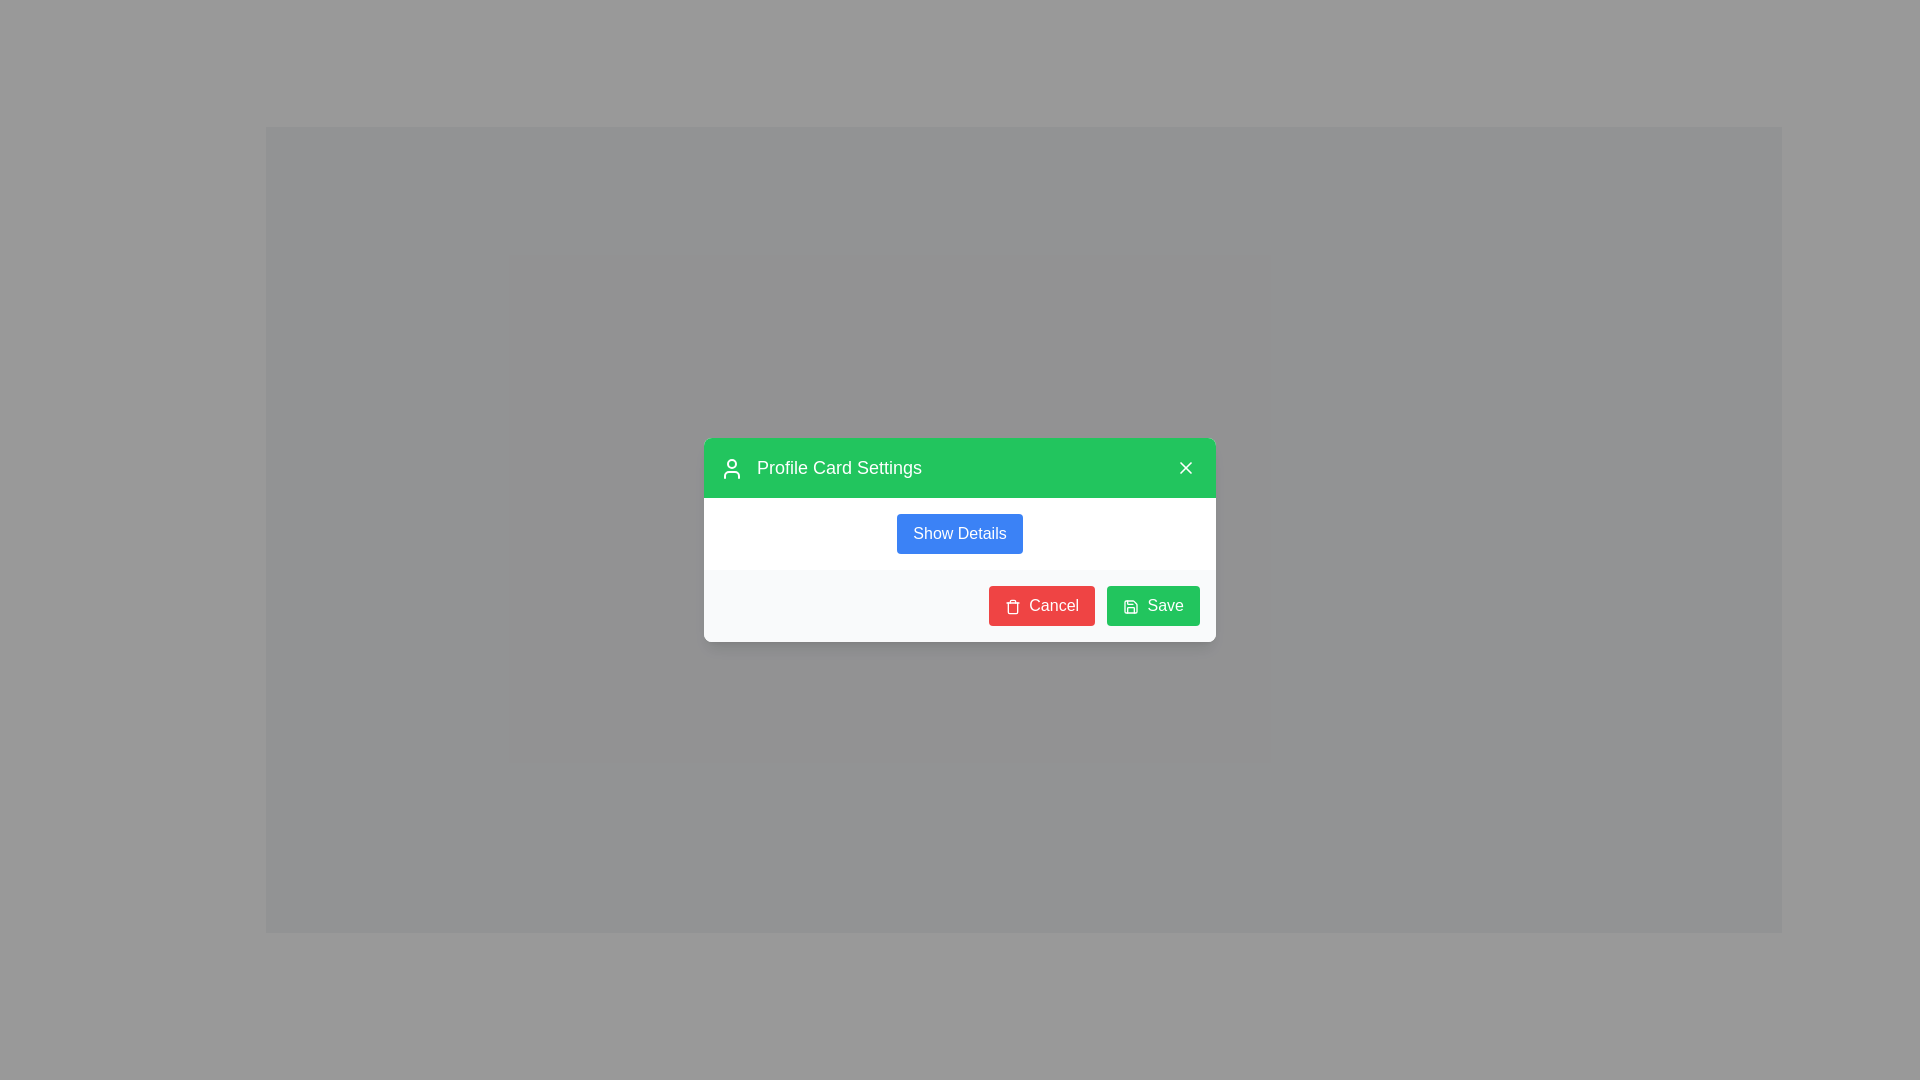 The height and width of the screenshot is (1080, 1920). What do you see at coordinates (1153, 604) in the screenshot?
I see `the green 'Save' button with rounded corners and a save icon` at bounding box center [1153, 604].